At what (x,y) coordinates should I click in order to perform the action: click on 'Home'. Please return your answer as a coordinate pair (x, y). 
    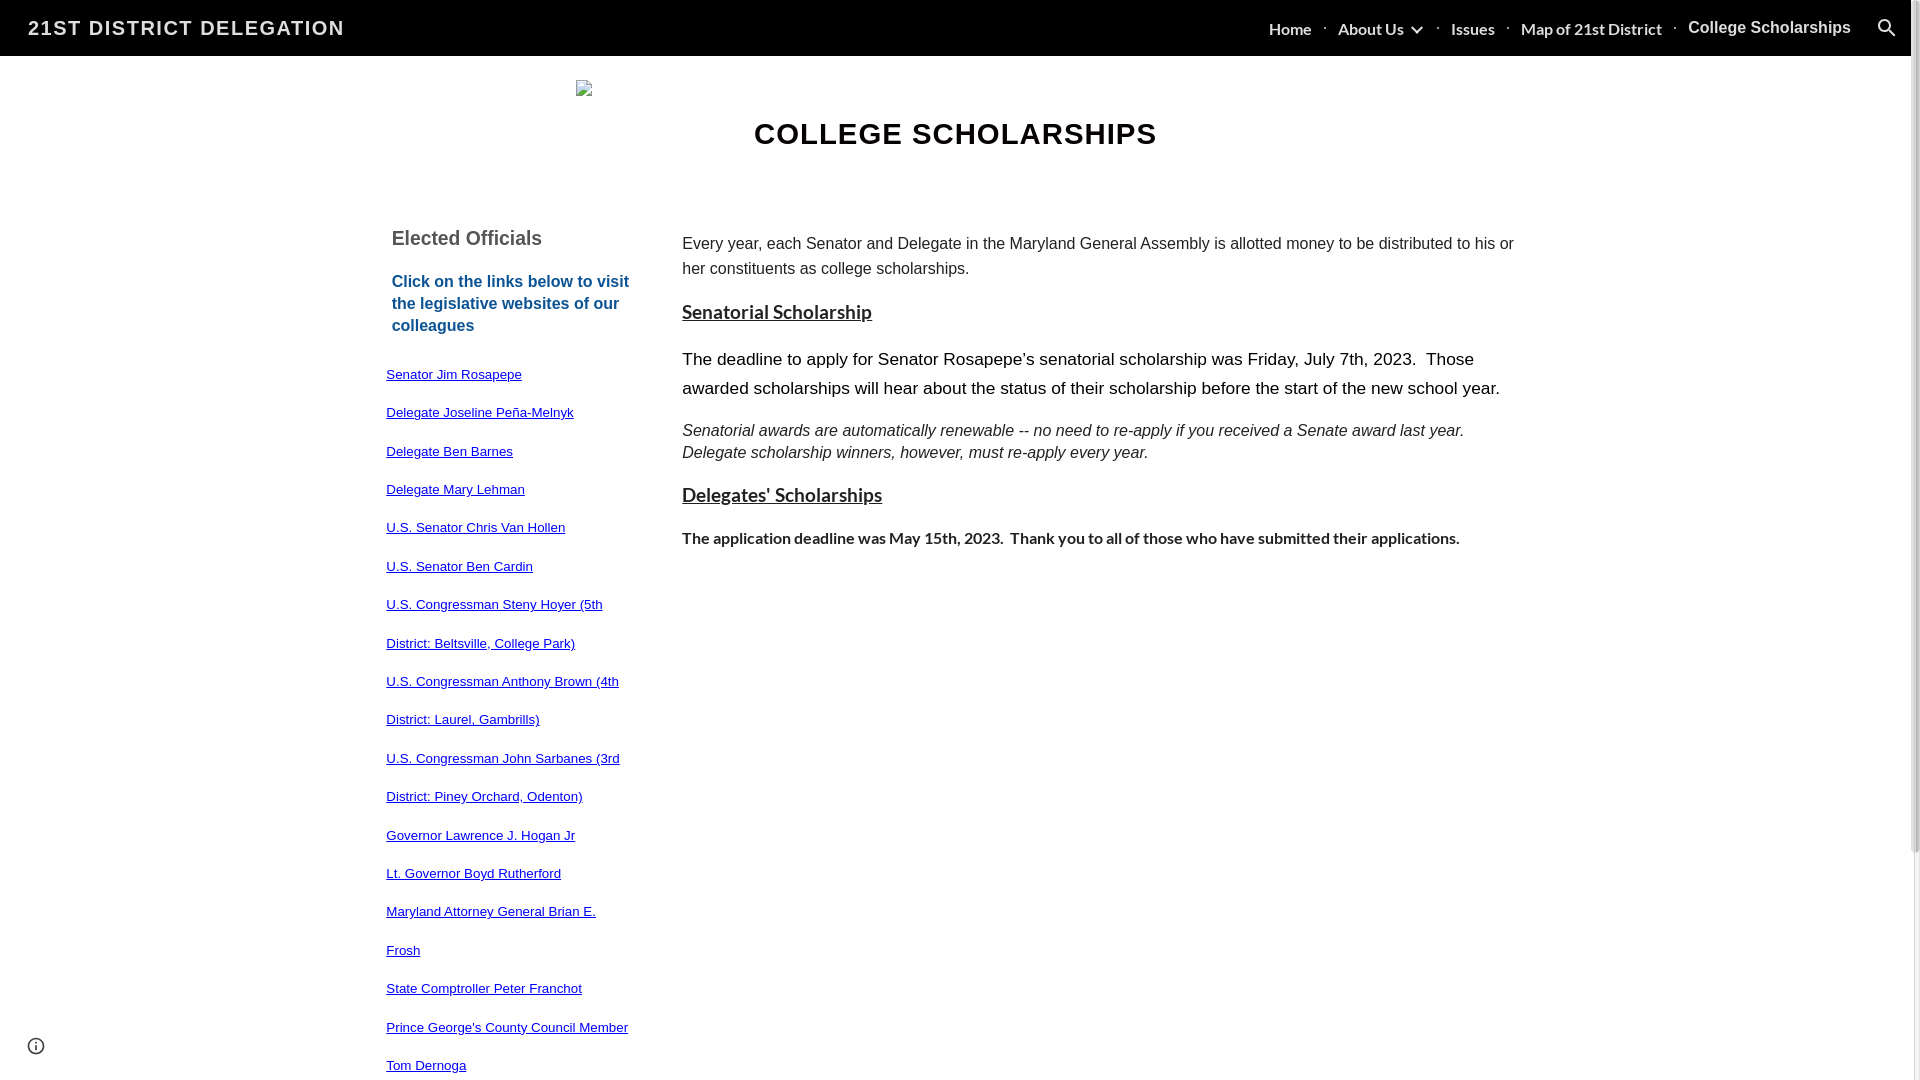
    Looking at the image, I should click on (1290, 27).